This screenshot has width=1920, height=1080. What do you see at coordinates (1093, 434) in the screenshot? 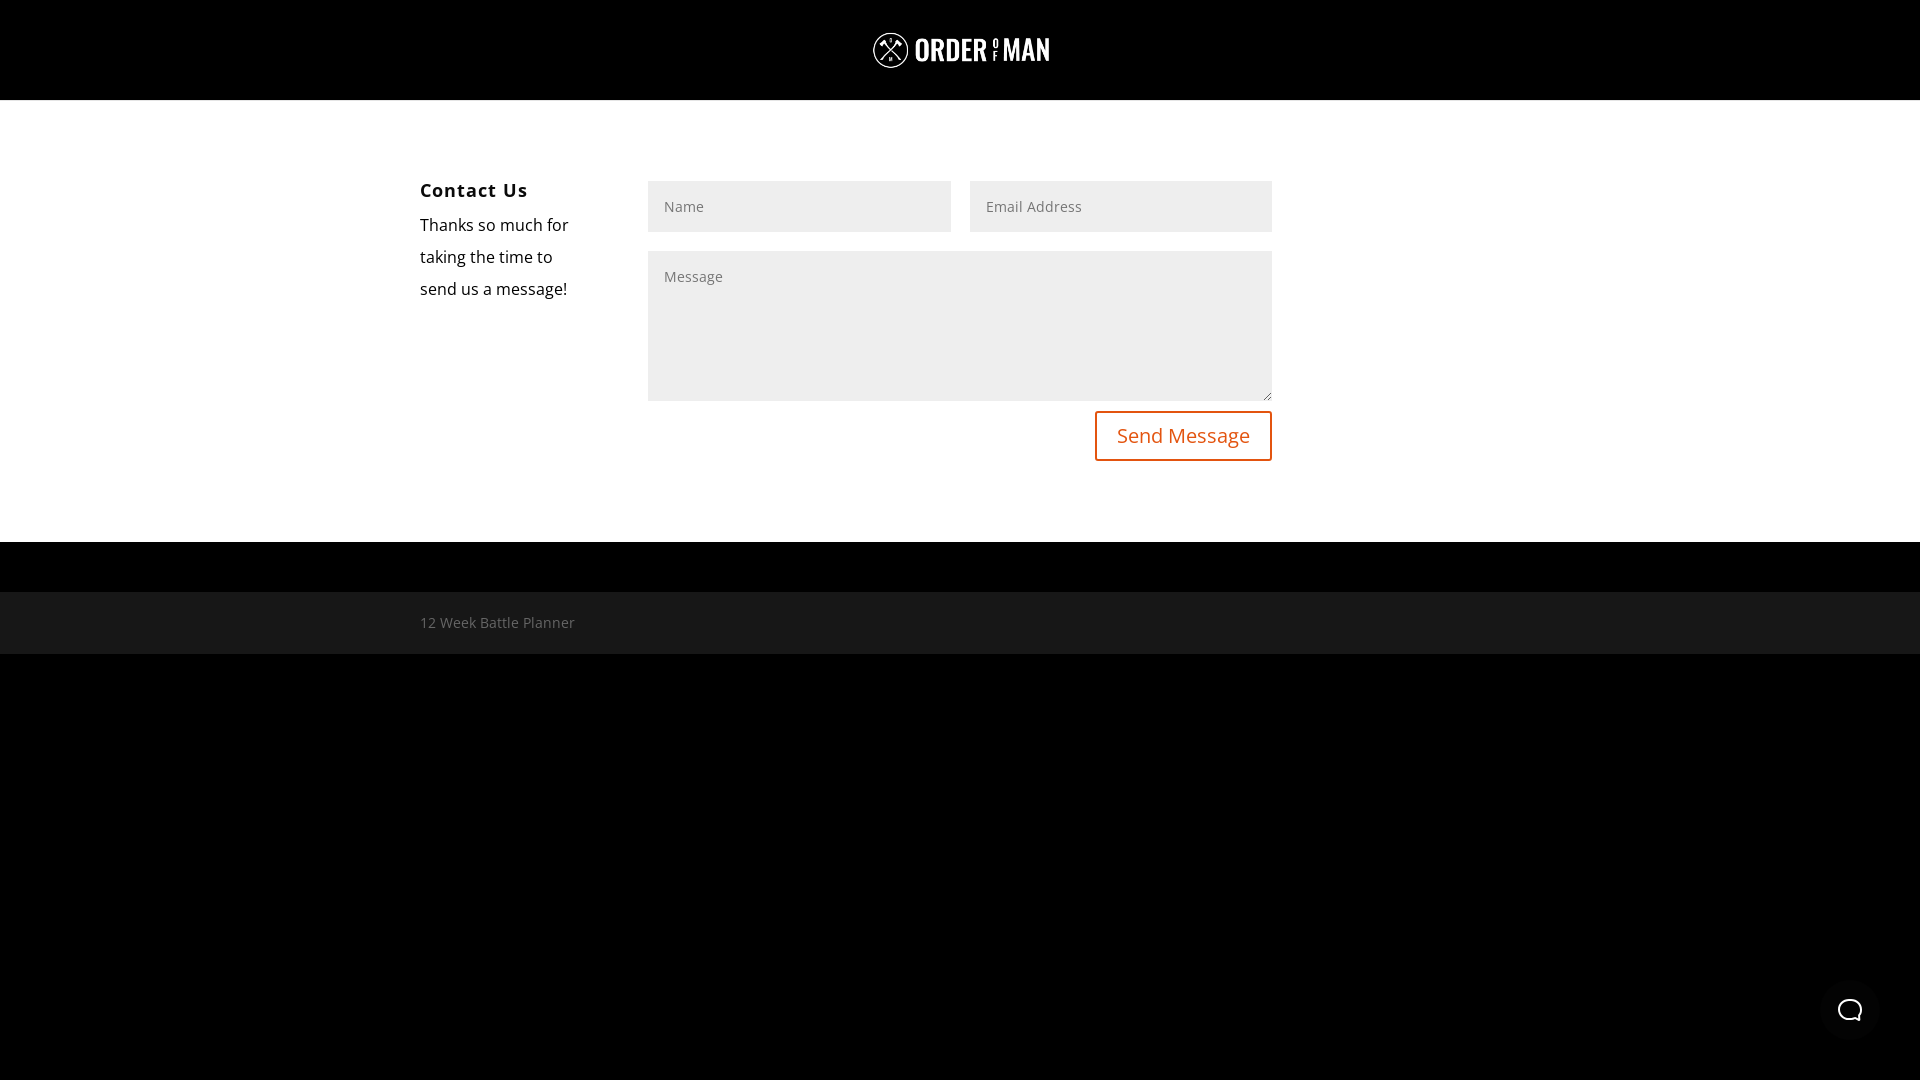
I see `'Send Message'` at bounding box center [1093, 434].